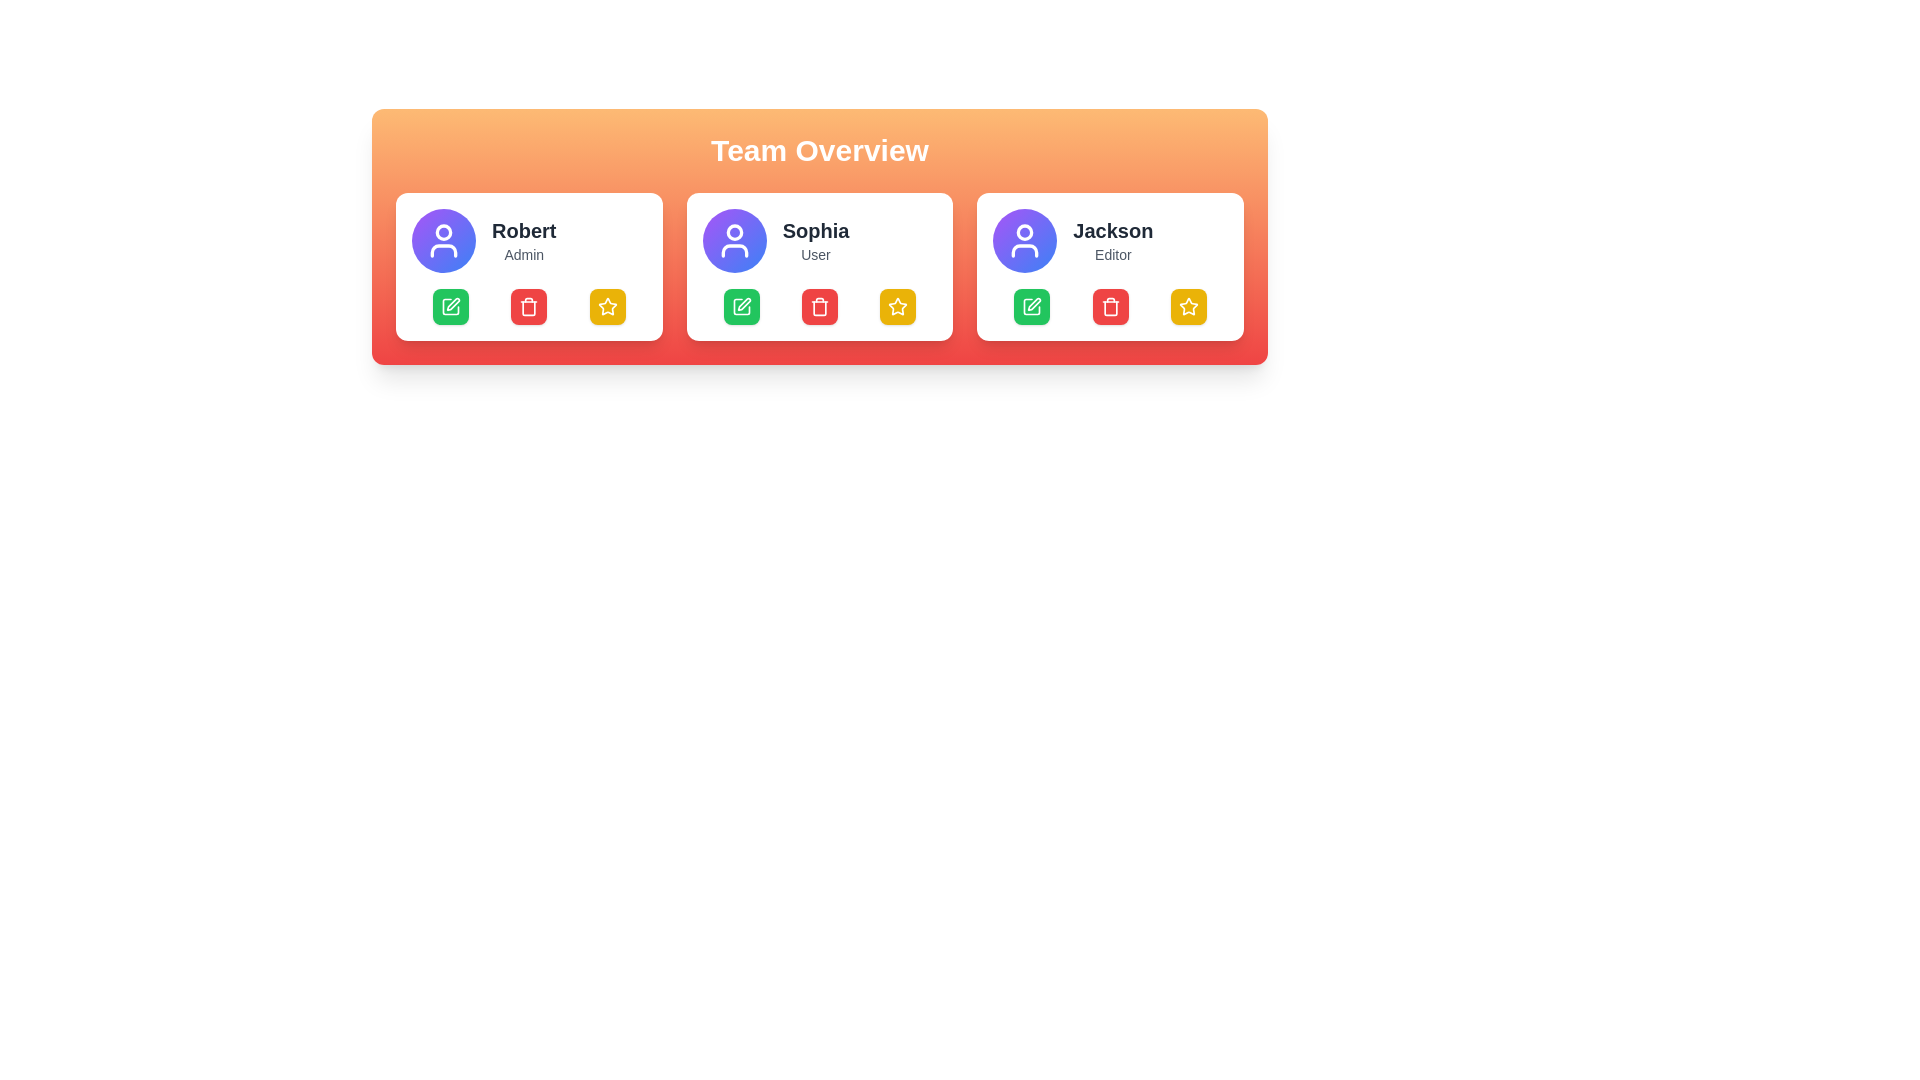  What do you see at coordinates (1109, 307) in the screenshot?
I see `the red trash can button located in the 'Jackson' card under 'Team Overview'` at bounding box center [1109, 307].